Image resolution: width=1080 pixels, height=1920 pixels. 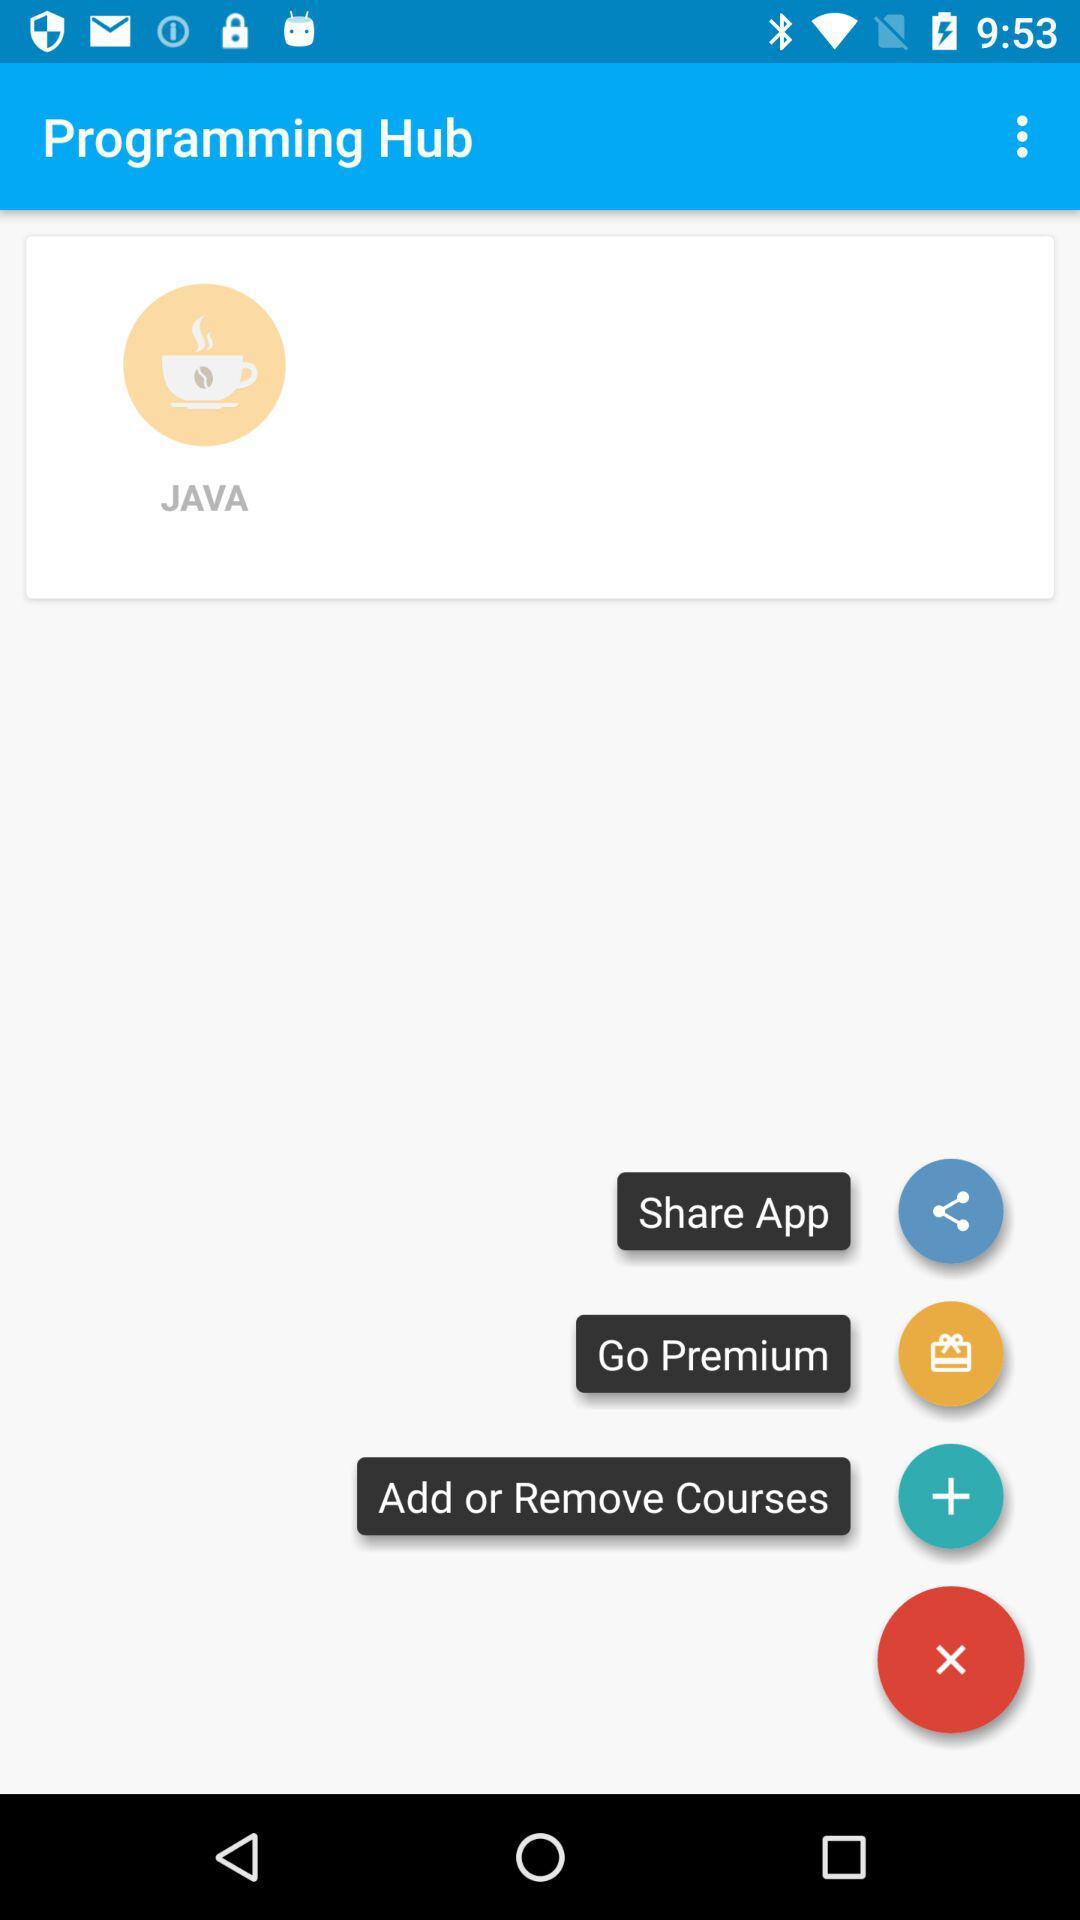 I want to click on the app, so click(x=950, y=1659).